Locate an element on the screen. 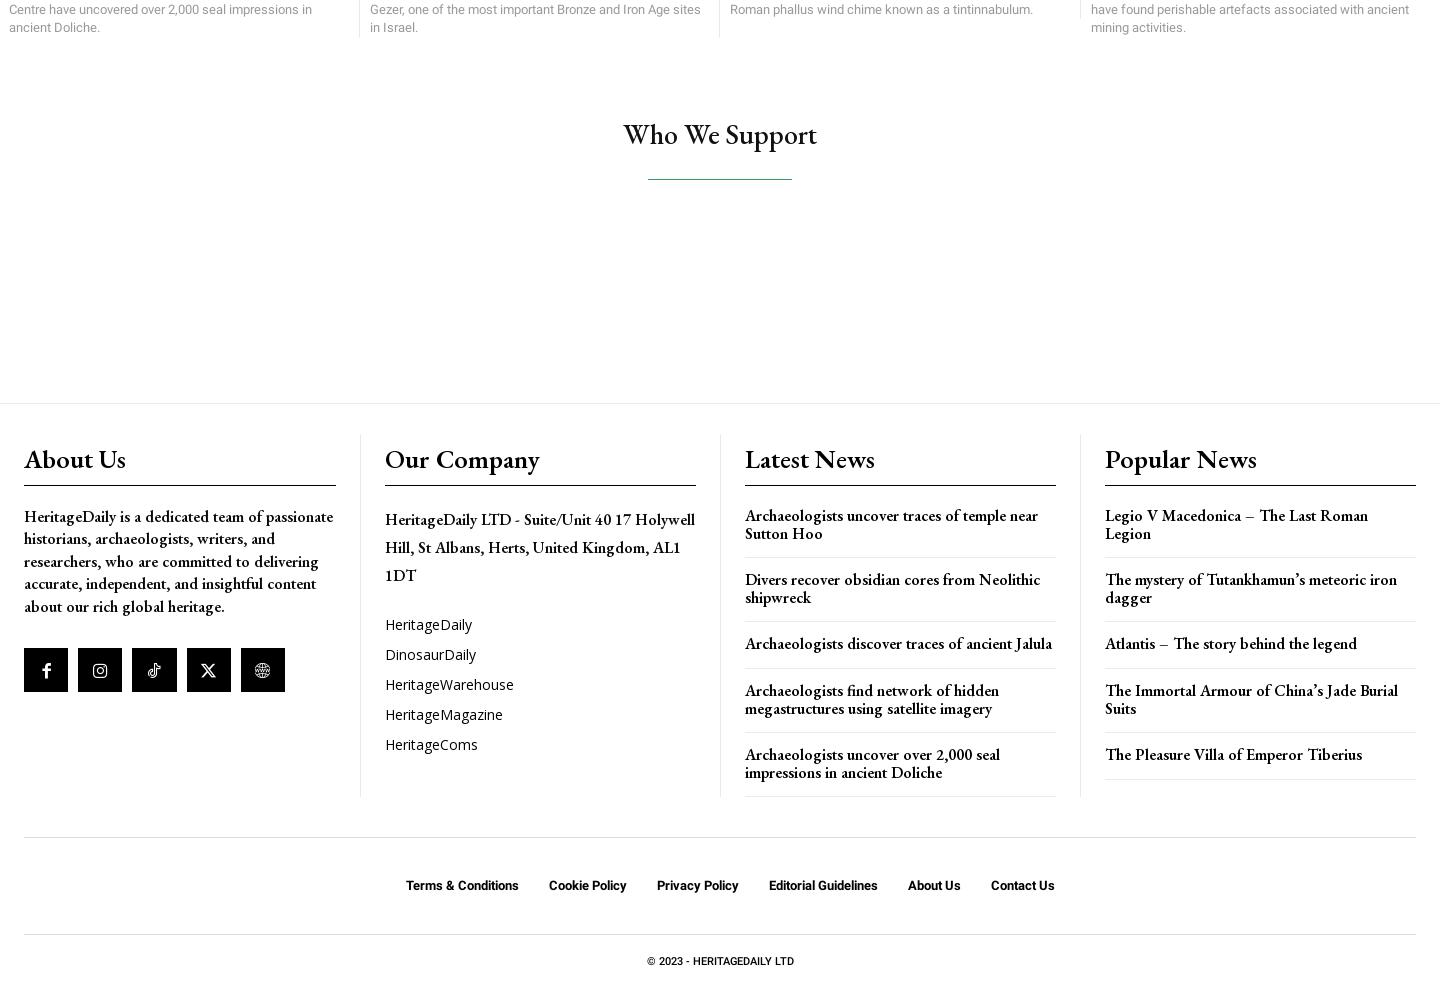  'Cookie Policy' is located at coordinates (586, 884).